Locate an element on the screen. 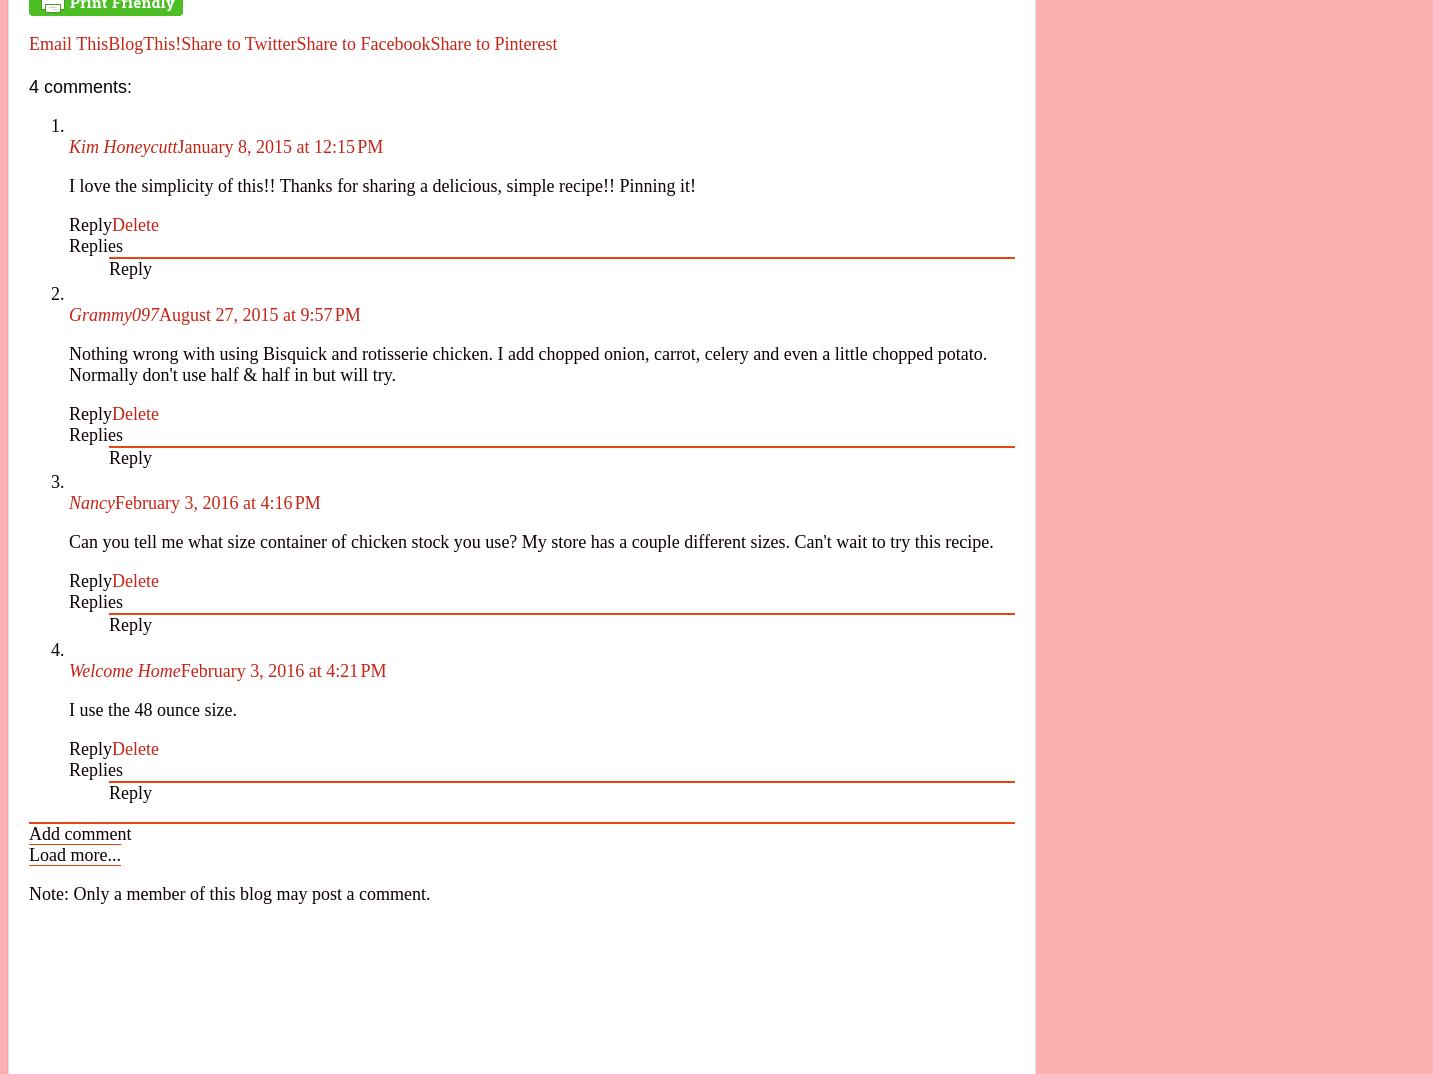 This screenshot has height=1074, width=1433. 'Email This' is located at coordinates (67, 43).